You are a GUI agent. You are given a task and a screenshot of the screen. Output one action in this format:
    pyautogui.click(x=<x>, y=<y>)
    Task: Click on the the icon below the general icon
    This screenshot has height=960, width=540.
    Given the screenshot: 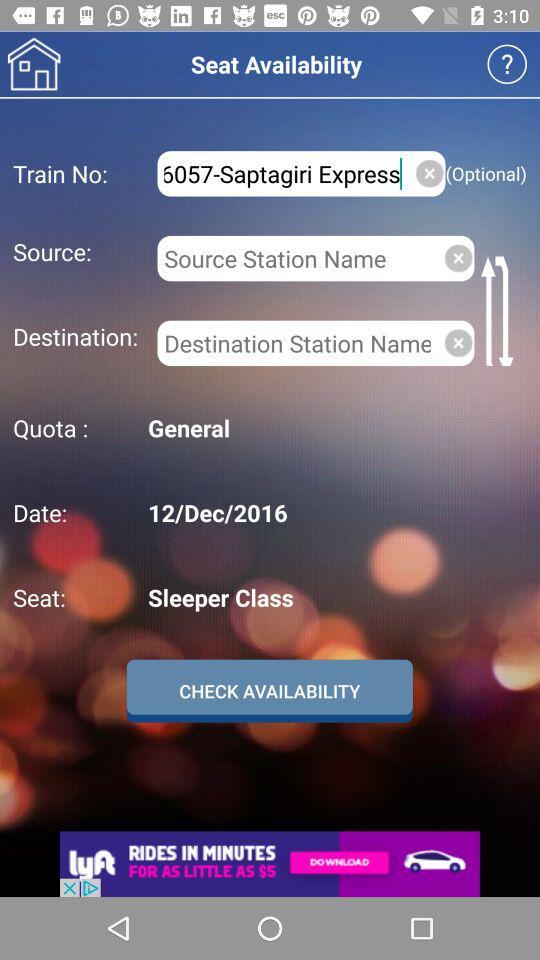 What is the action you would take?
    pyautogui.click(x=334, y=511)
    